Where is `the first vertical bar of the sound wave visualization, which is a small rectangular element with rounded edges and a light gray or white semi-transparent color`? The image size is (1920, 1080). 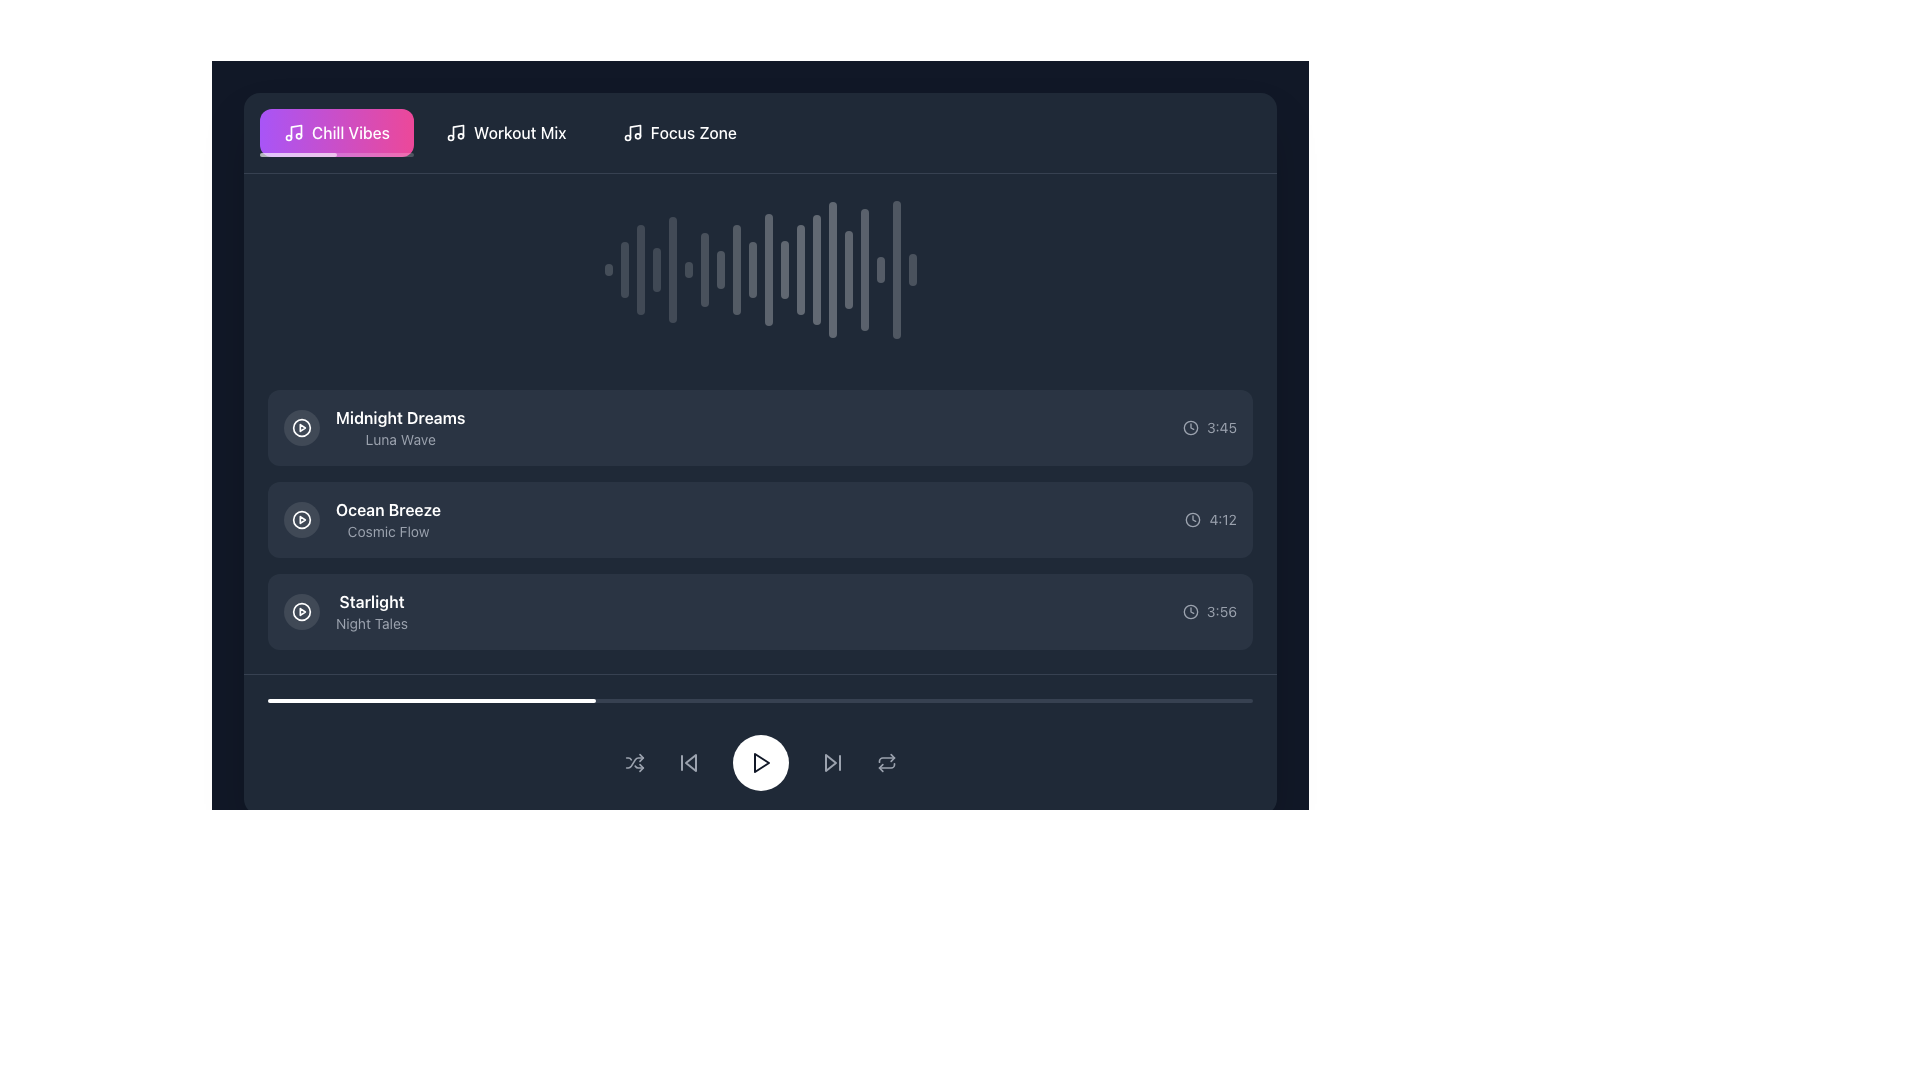
the first vertical bar of the sound wave visualization, which is a small rectangular element with rounded edges and a light gray or white semi-transparent color is located at coordinates (607, 270).